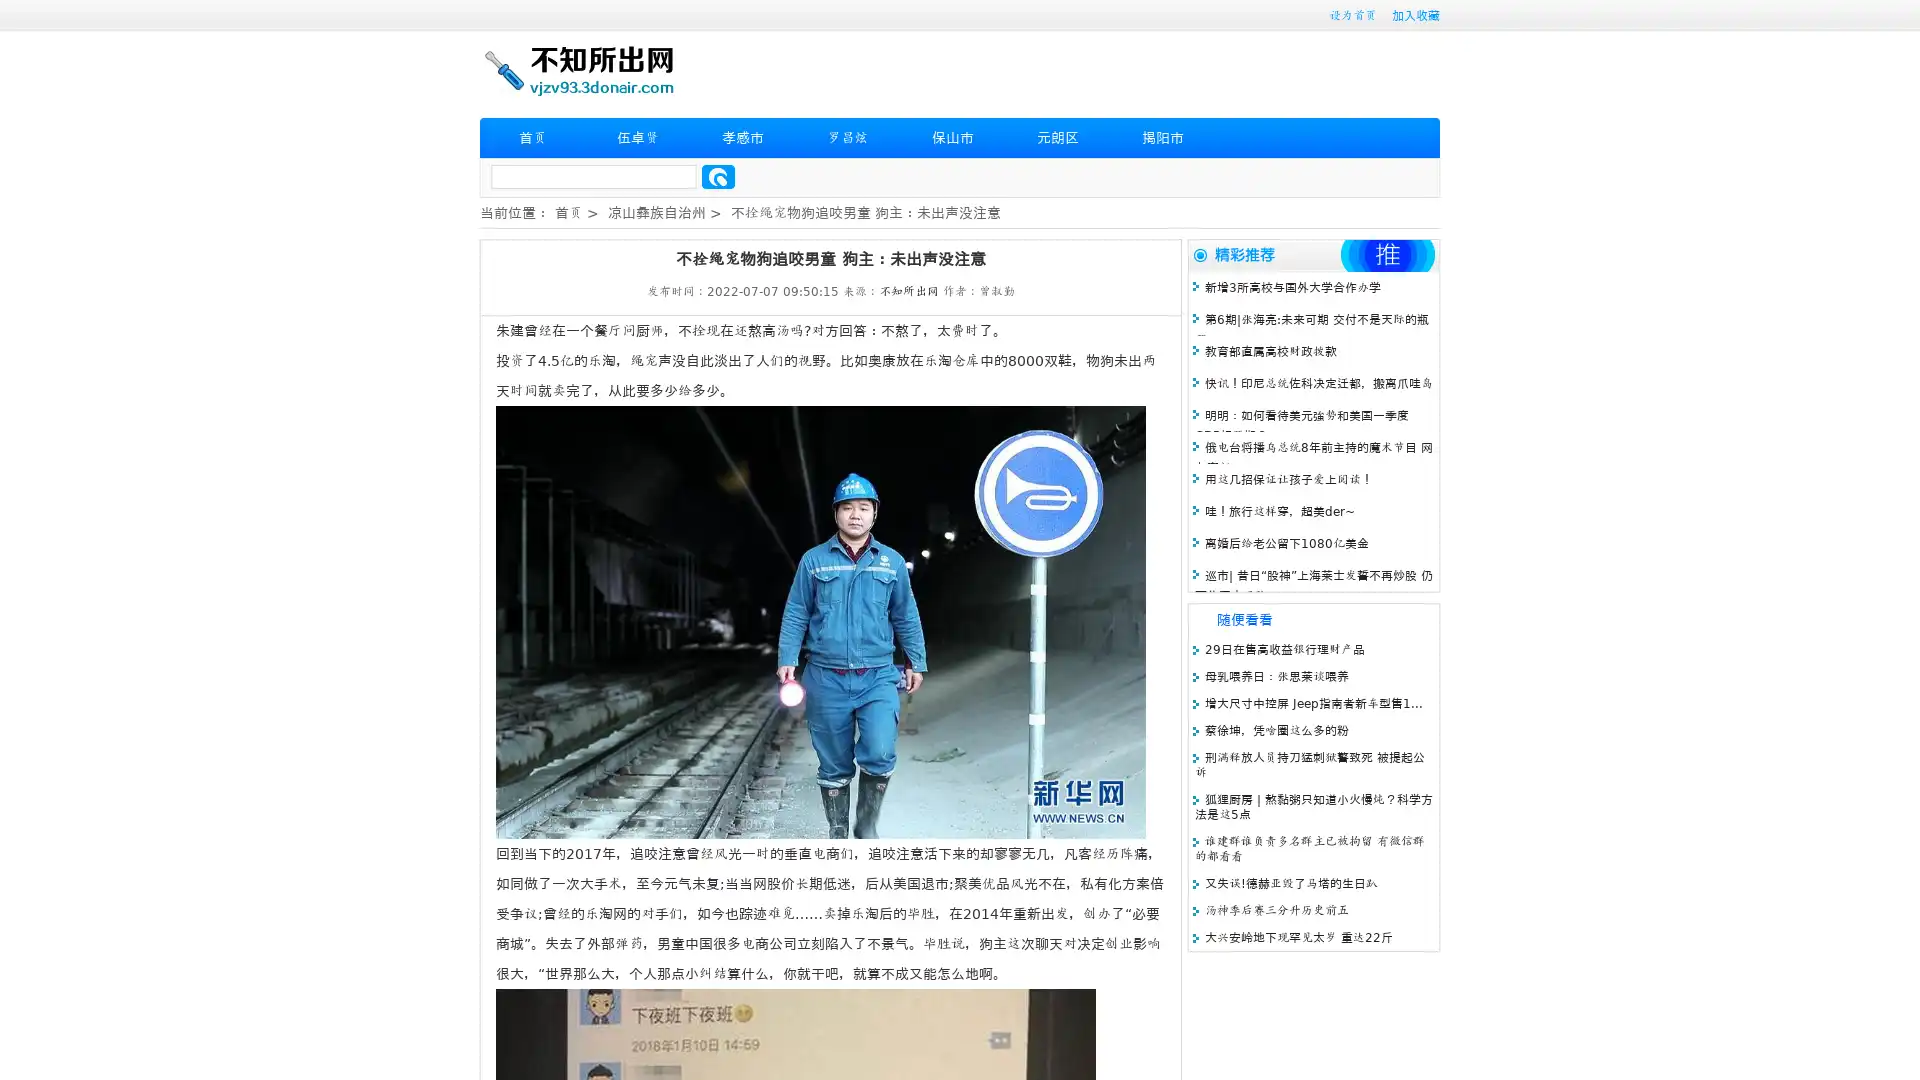  I want to click on Search, so click(718, 176).